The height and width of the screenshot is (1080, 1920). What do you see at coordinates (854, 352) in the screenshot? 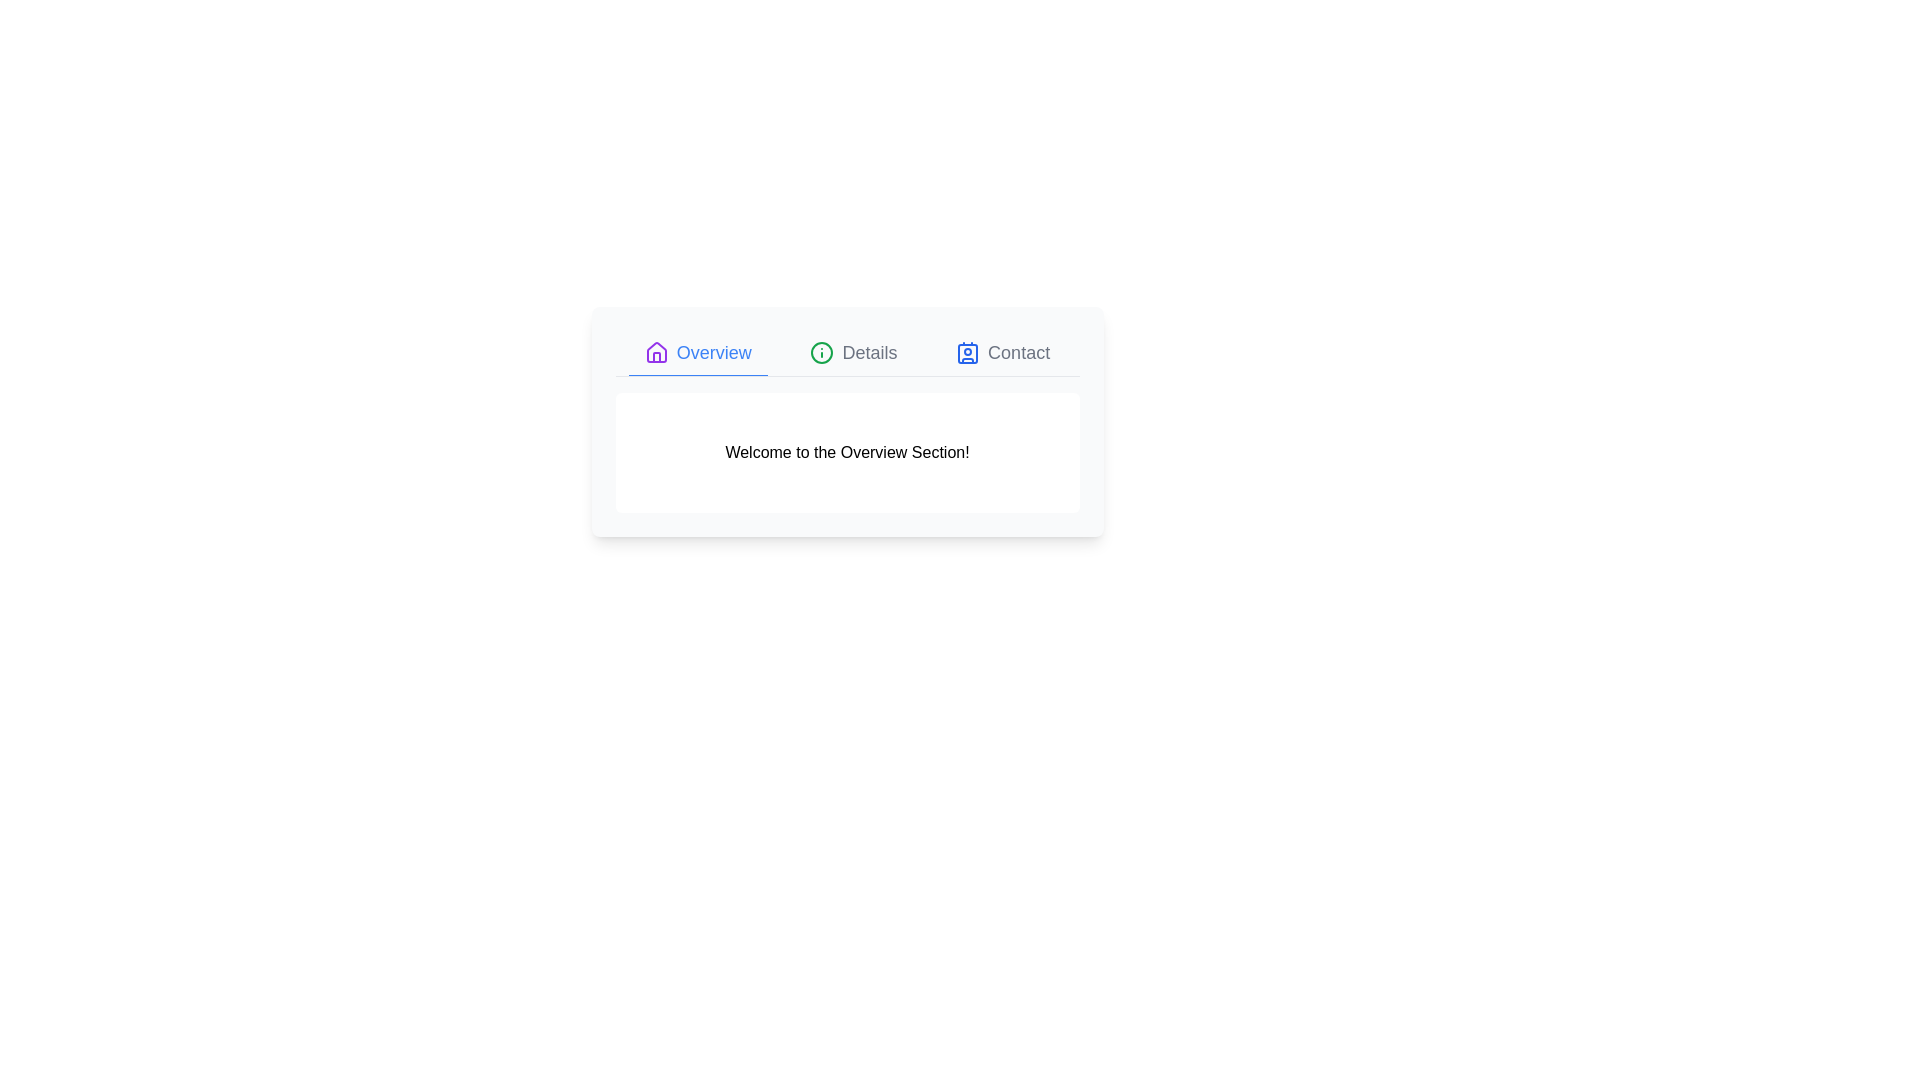
I see `the Details tab to view its content` at bounding box center [854, 352].